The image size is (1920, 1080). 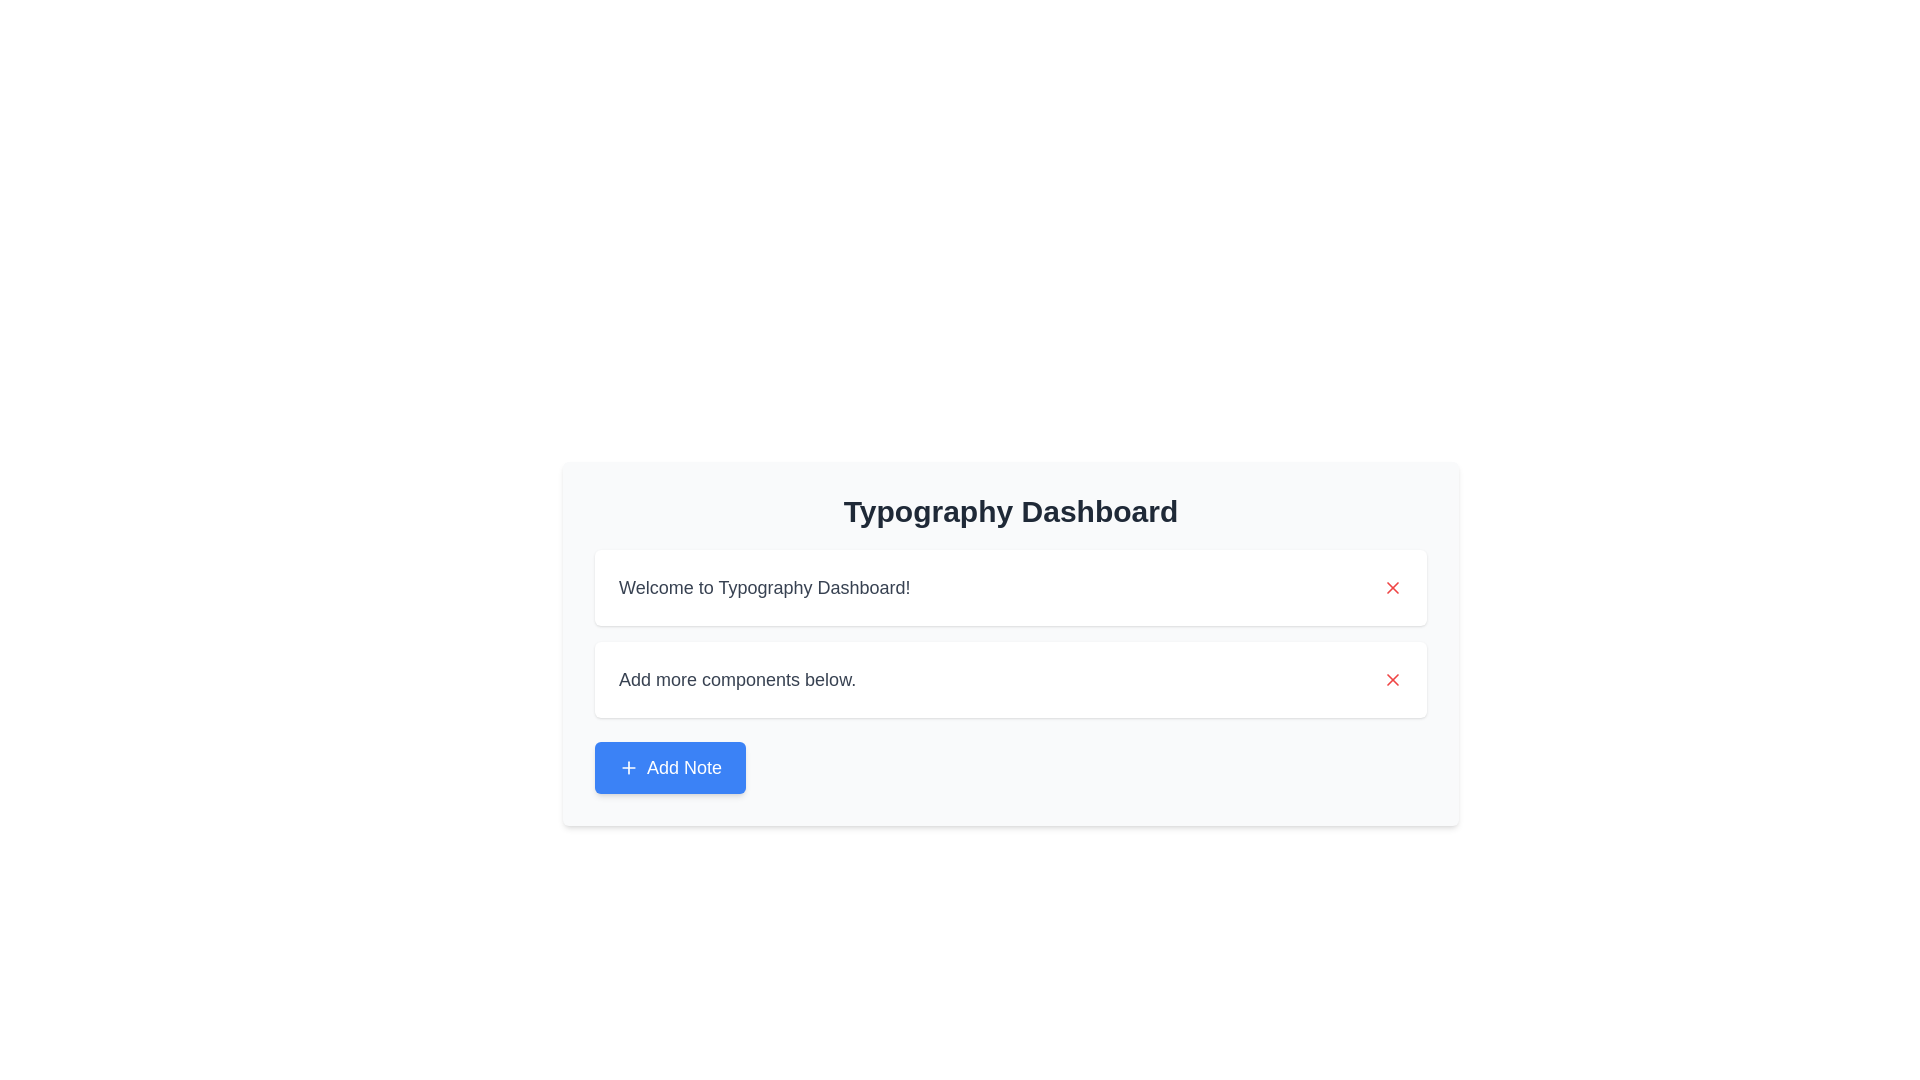 What do you see at coordinates (1391, 586) in the screenshot?
I see `the small cross icon styled as part of a vector graphic at the top-right side of the text input box containing 'Welcome to Typography Dashboard!'` at bounding box center [1391, 586].